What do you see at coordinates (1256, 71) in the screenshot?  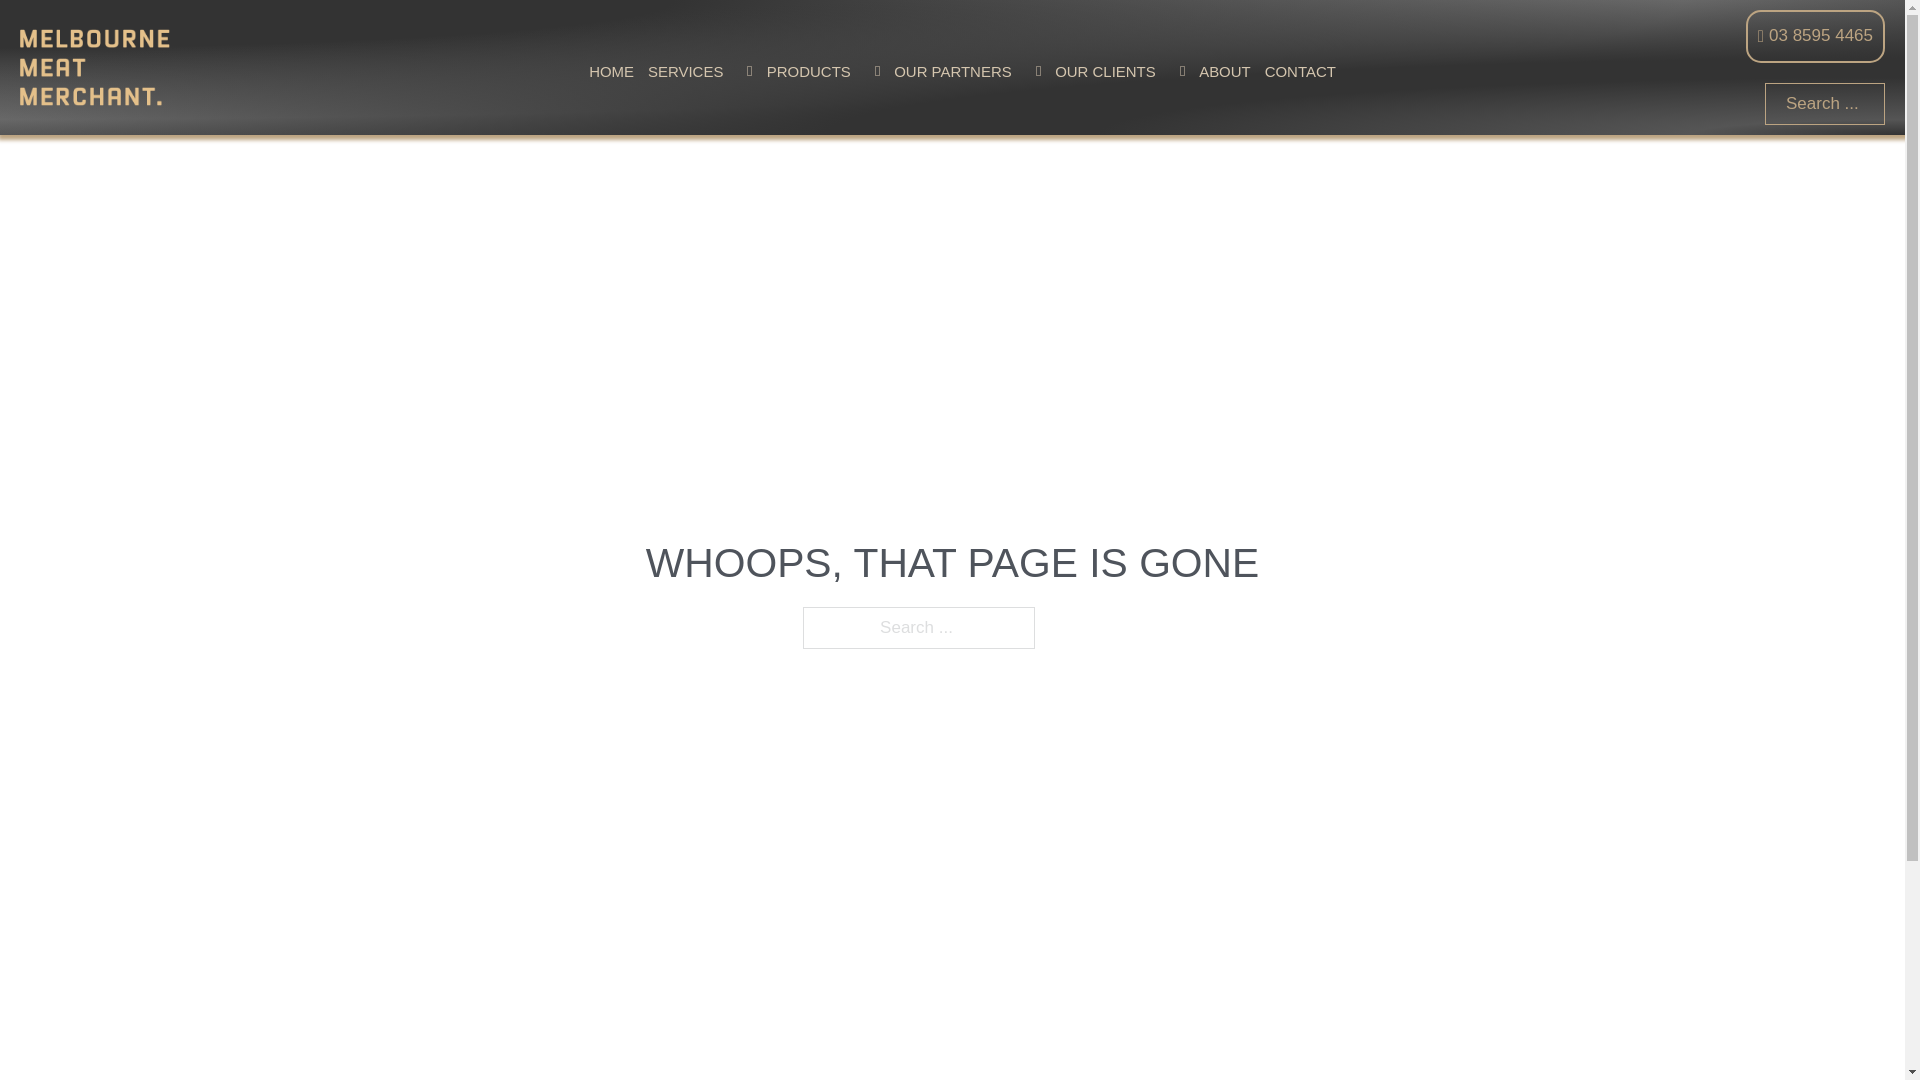 I see `'CONTACT'` at bounding box center [1256, 71].